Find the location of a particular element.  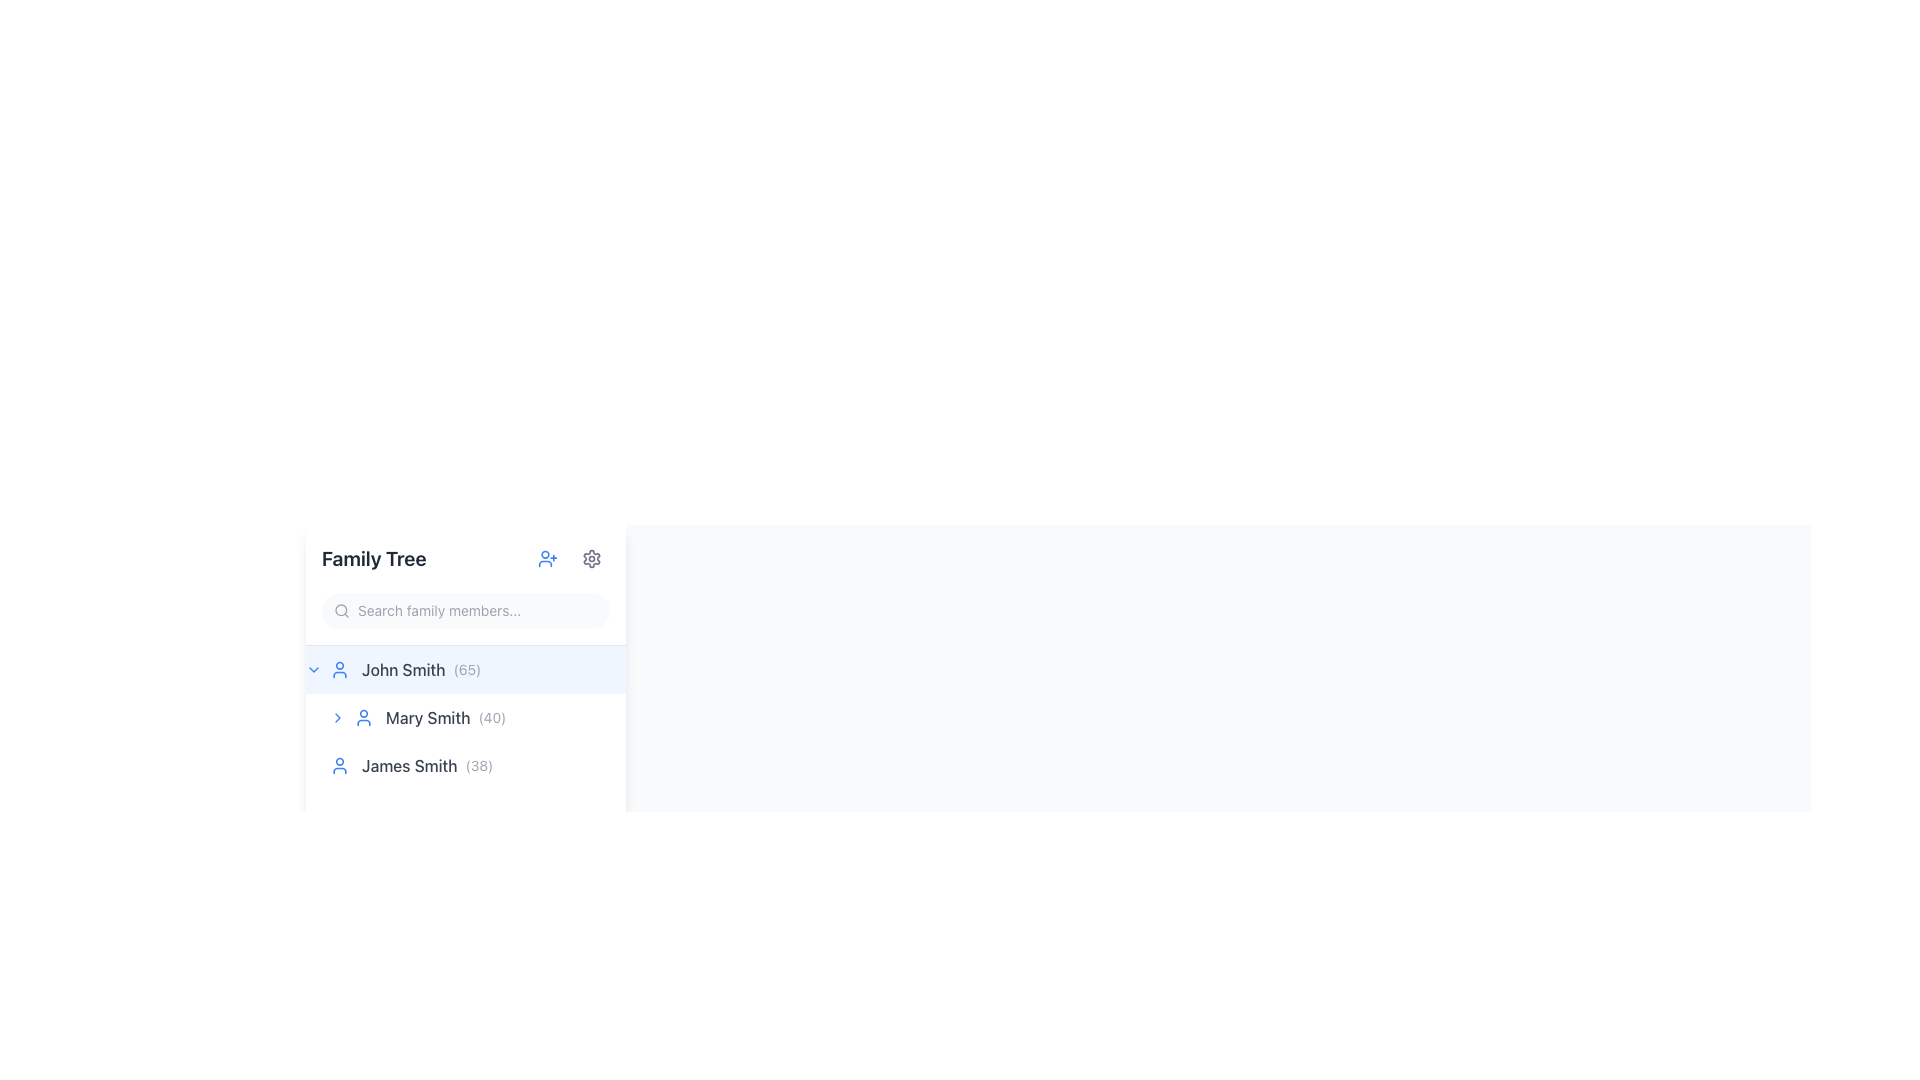

the text label displaying 'James Smith' is located at coordinates (408, 765).